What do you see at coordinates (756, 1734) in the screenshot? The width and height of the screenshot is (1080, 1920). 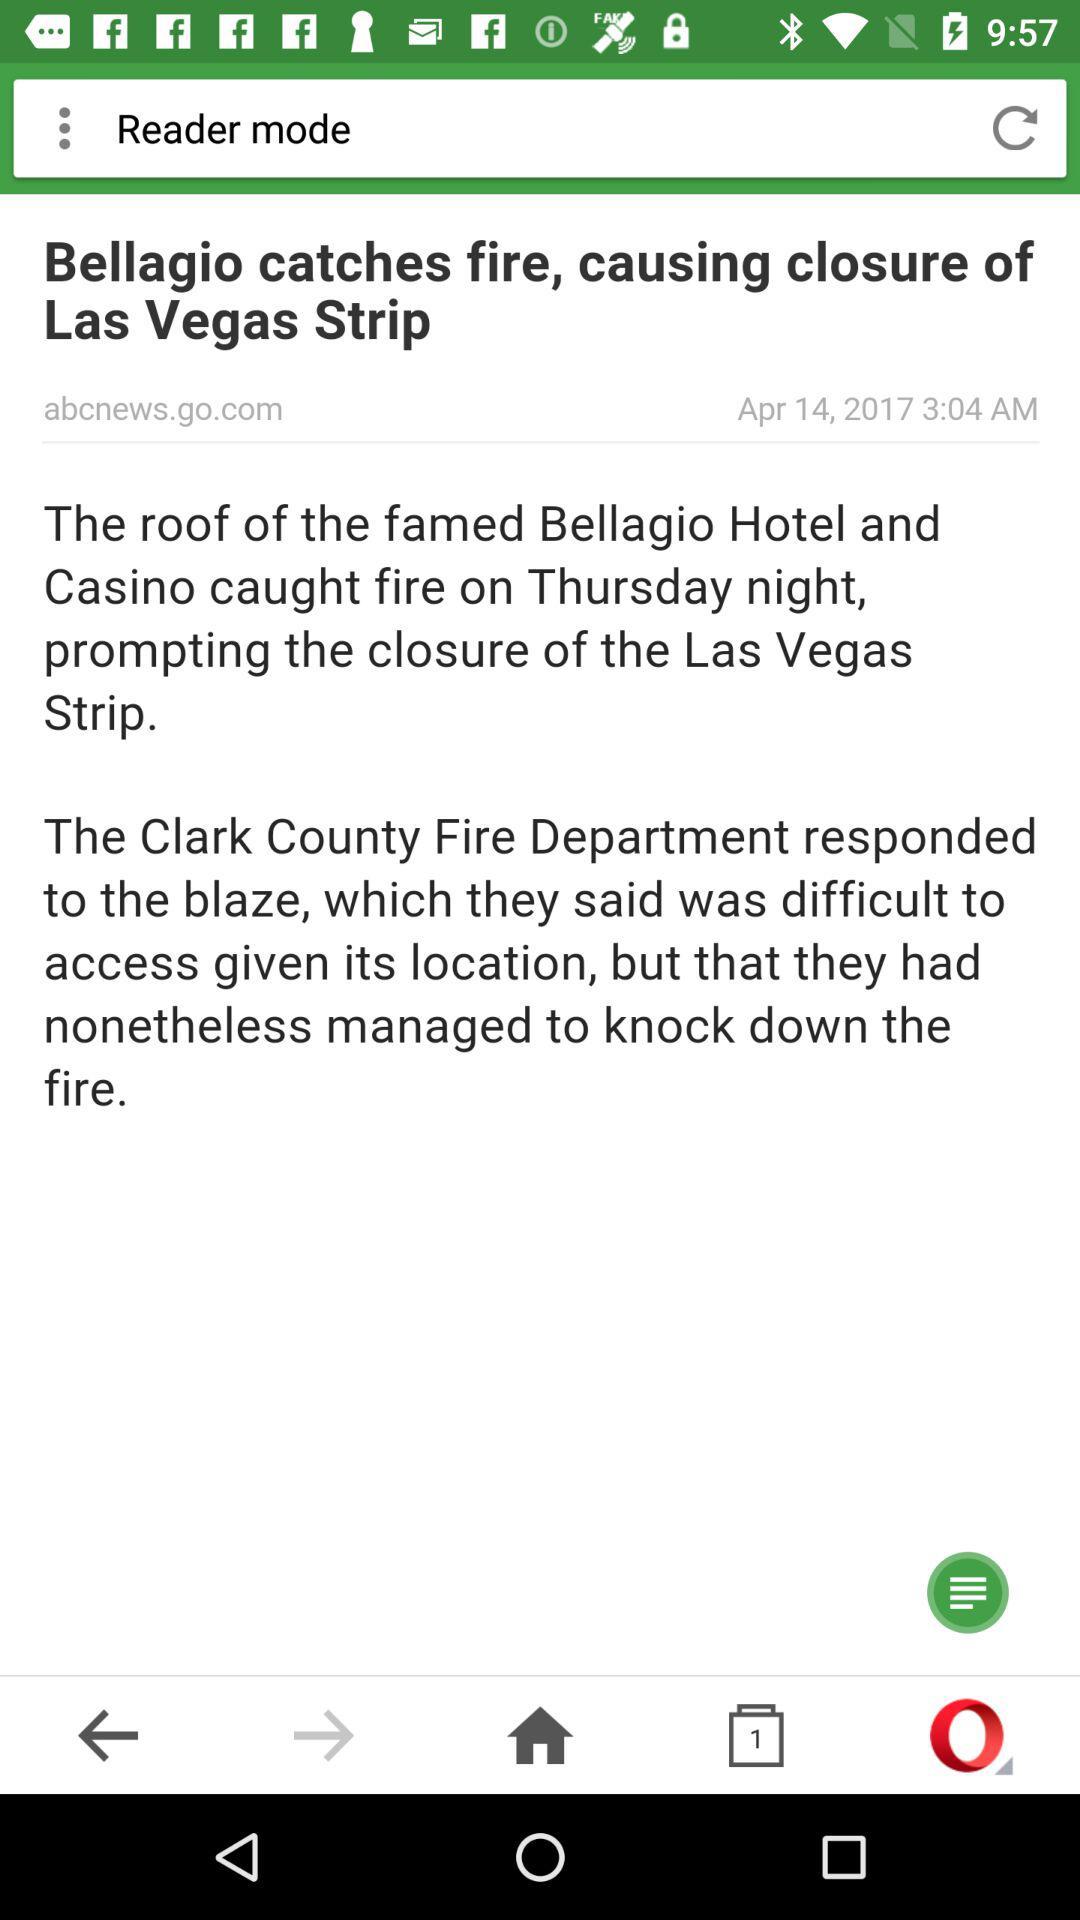 I see `the delete icon` at bounding box center [756, 1734].